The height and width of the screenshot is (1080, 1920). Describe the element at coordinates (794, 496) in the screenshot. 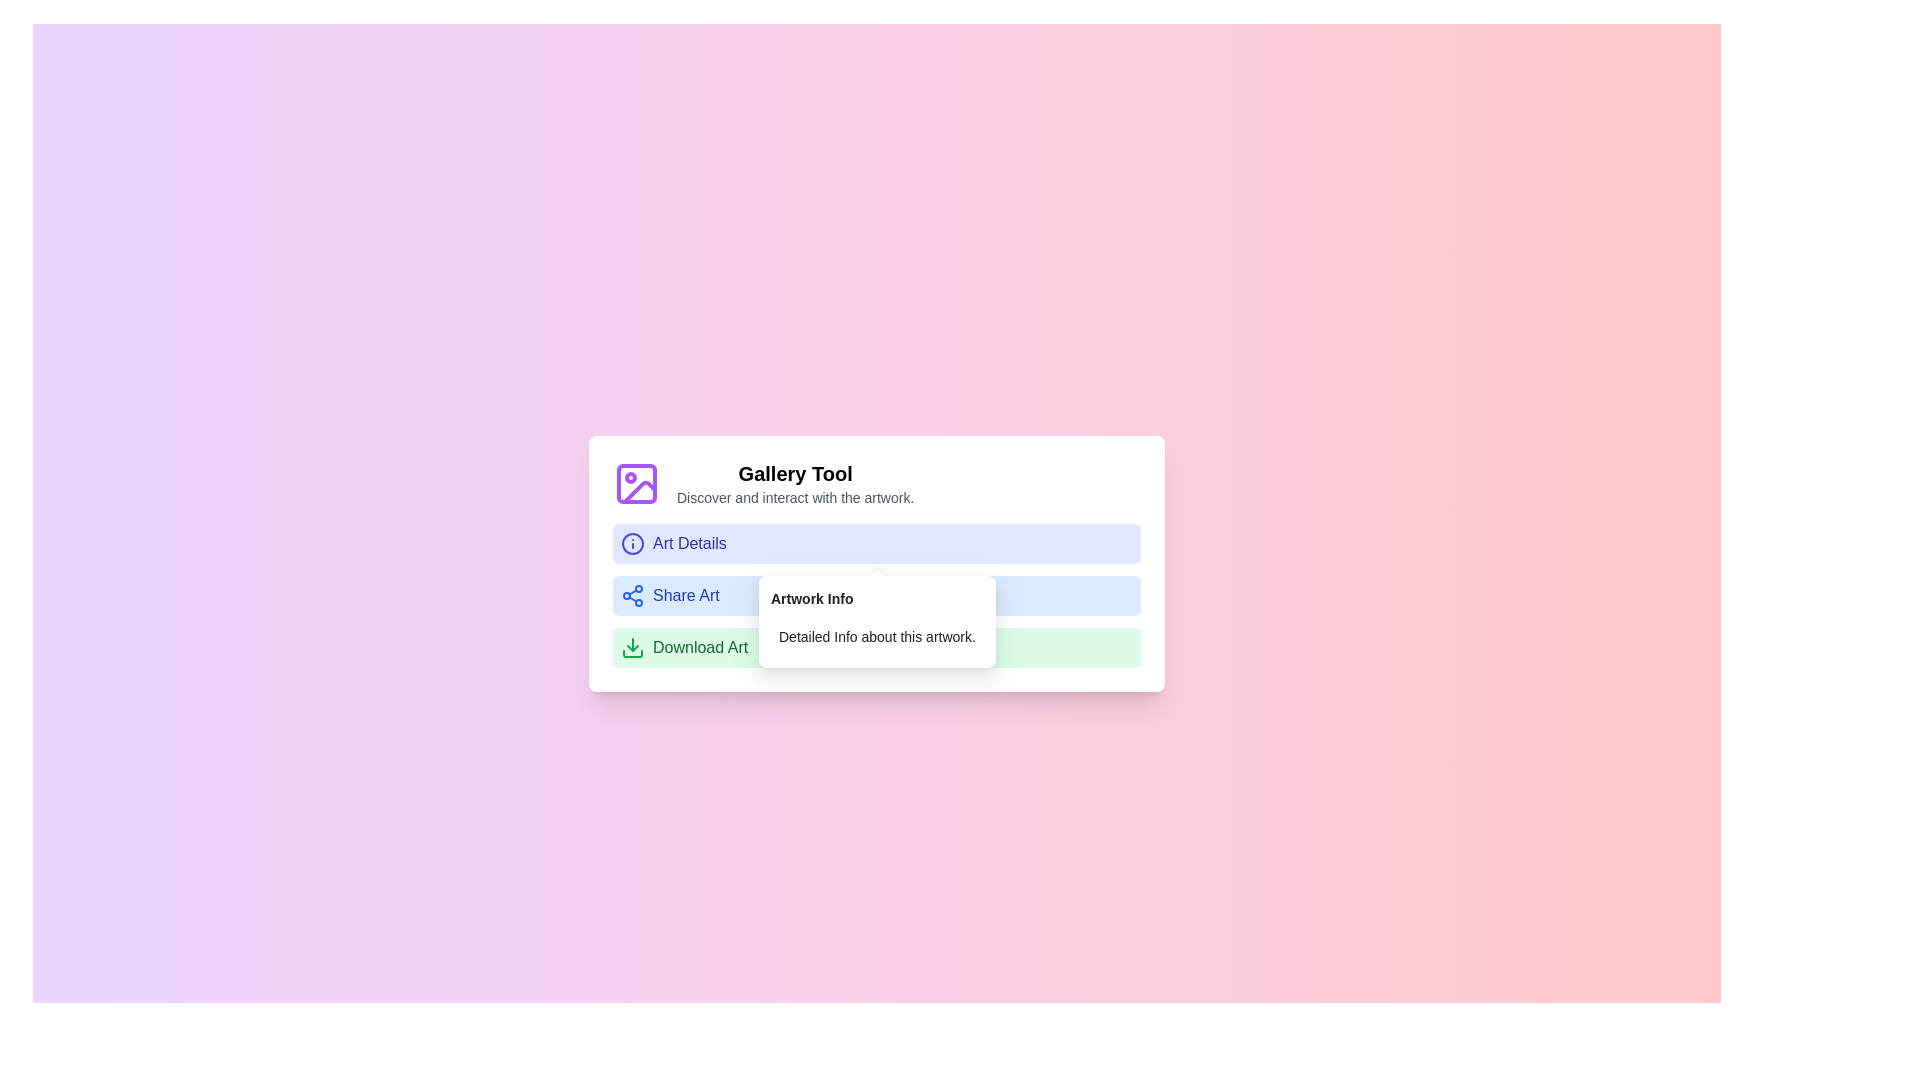

I see `the text label that contains the description 'Discover and interact with the artwork.' located below the title 'Gallery Tool.'` at that location.